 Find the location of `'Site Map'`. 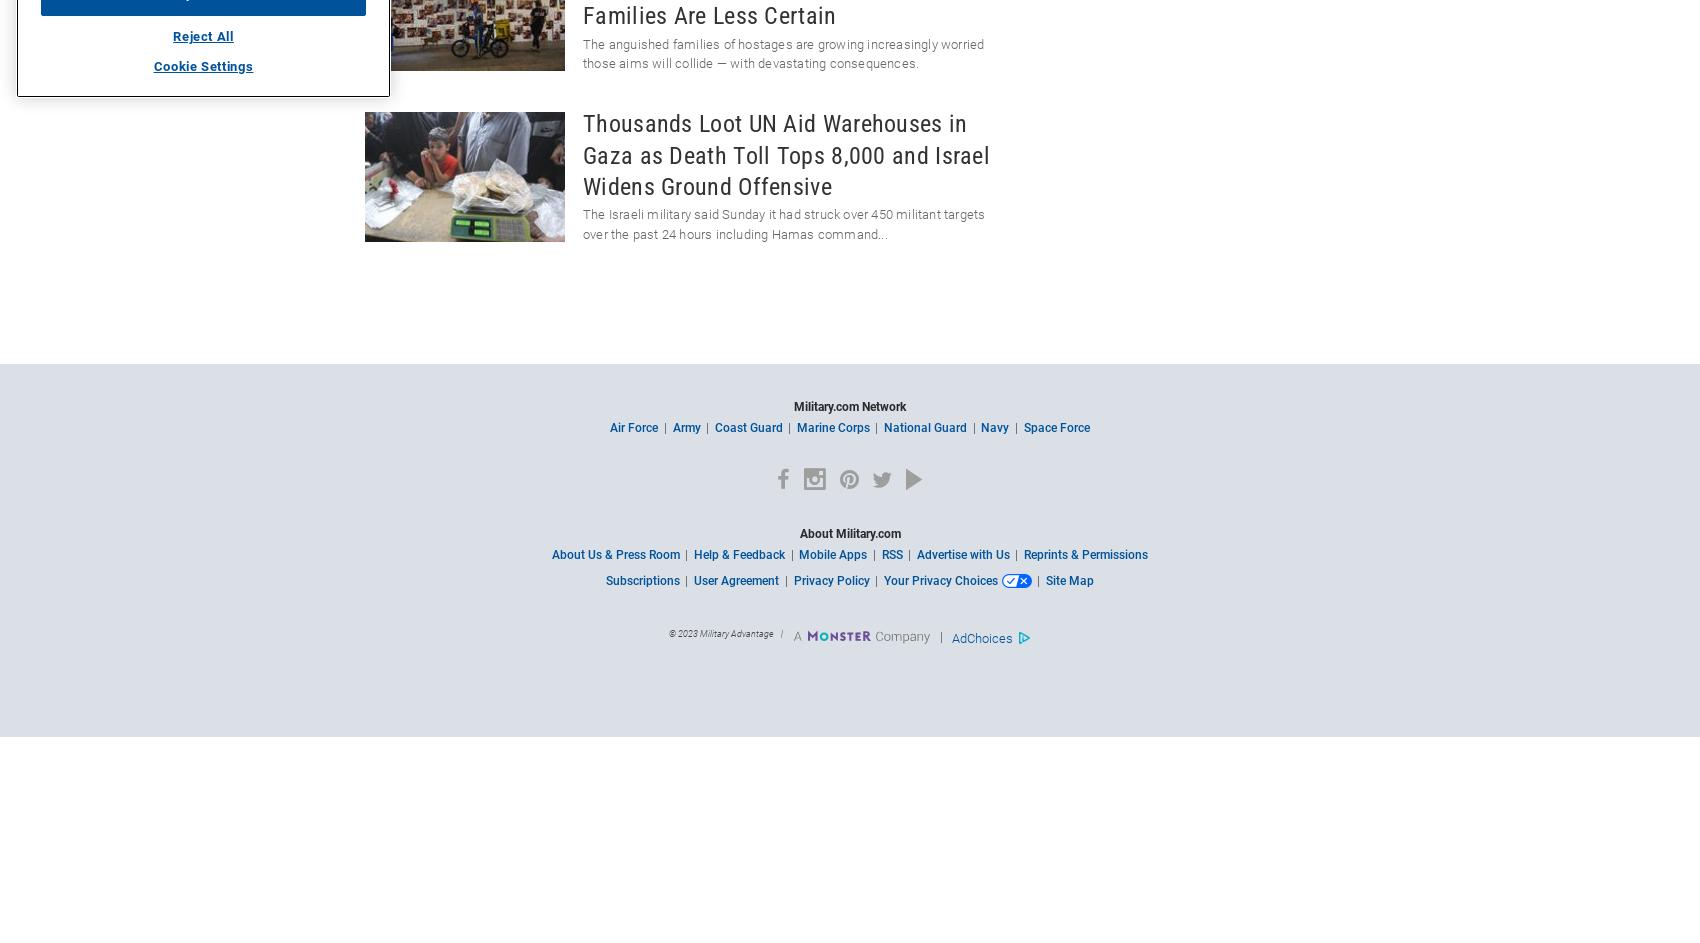

'Site Map' is located at coordinates (1068, 579).